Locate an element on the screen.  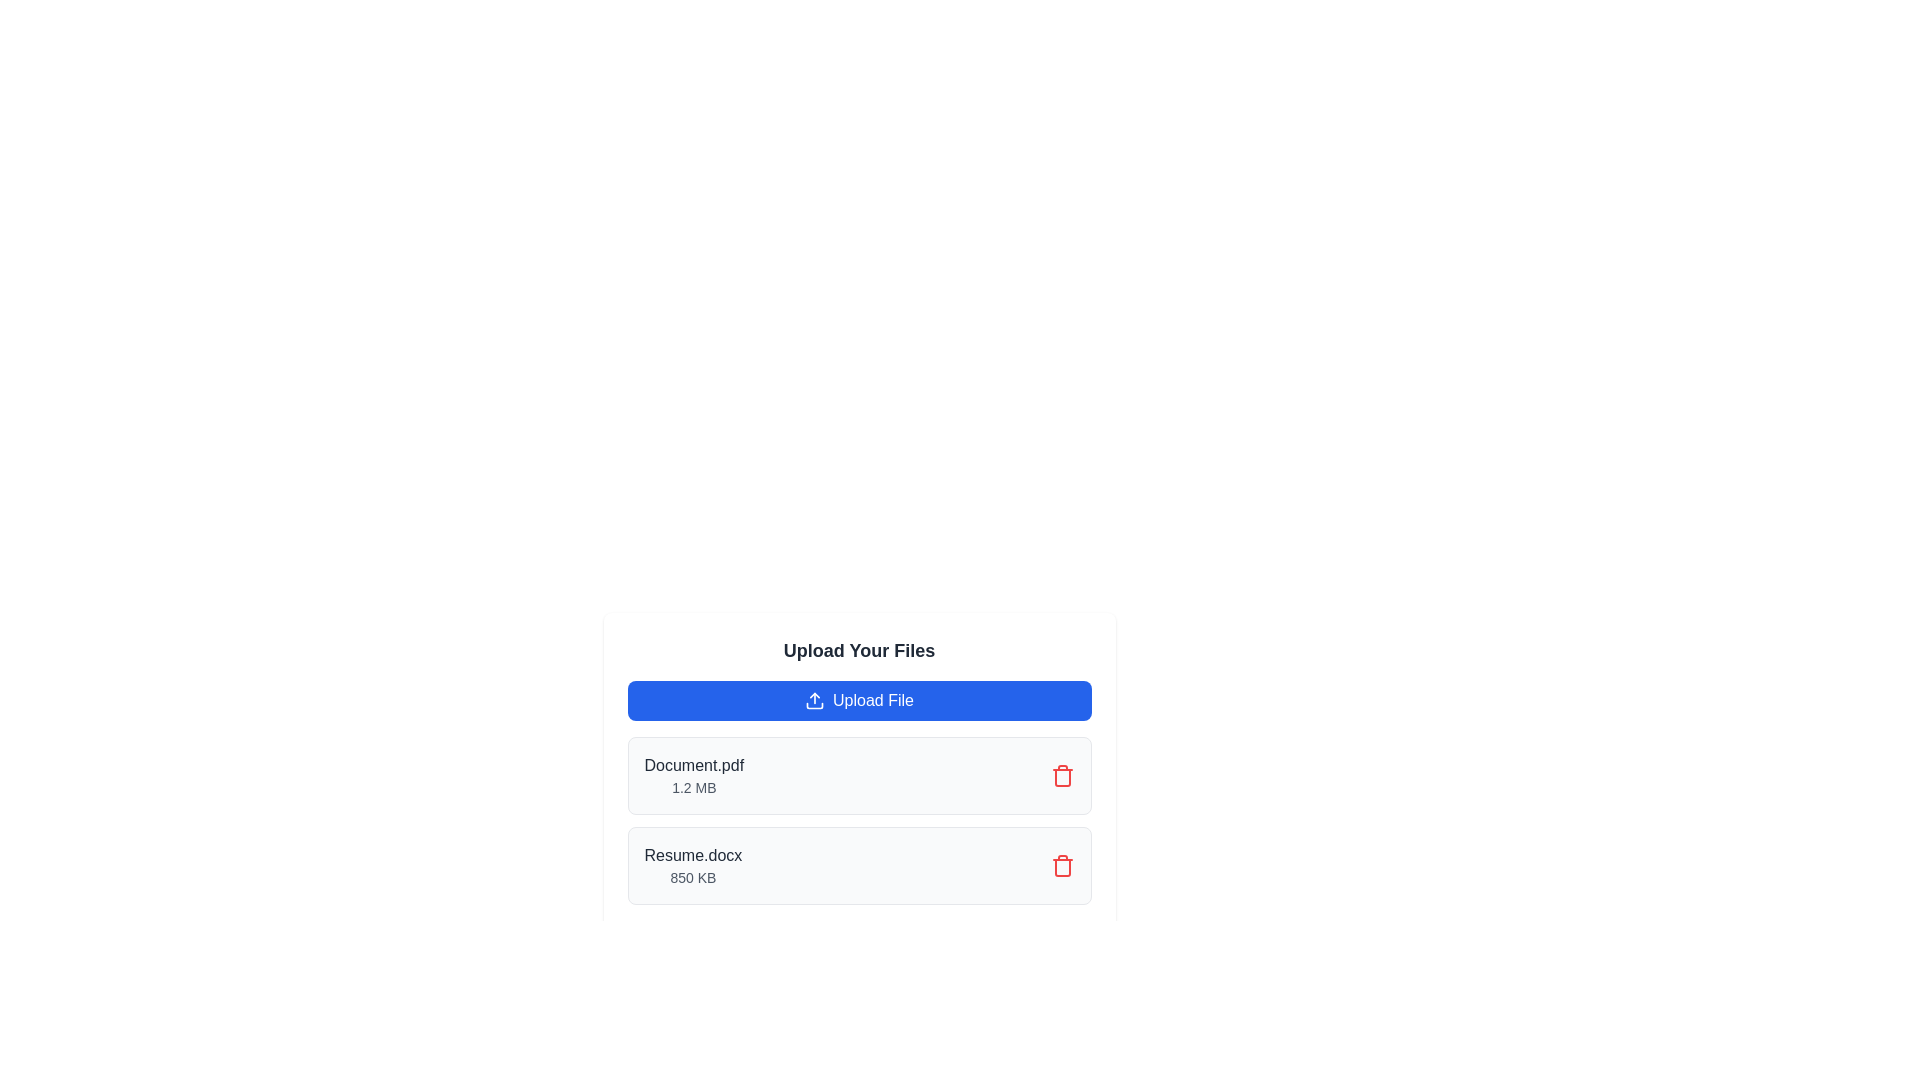
the text label 'Upload File' within the blue button is located at coordinates (873, 700).